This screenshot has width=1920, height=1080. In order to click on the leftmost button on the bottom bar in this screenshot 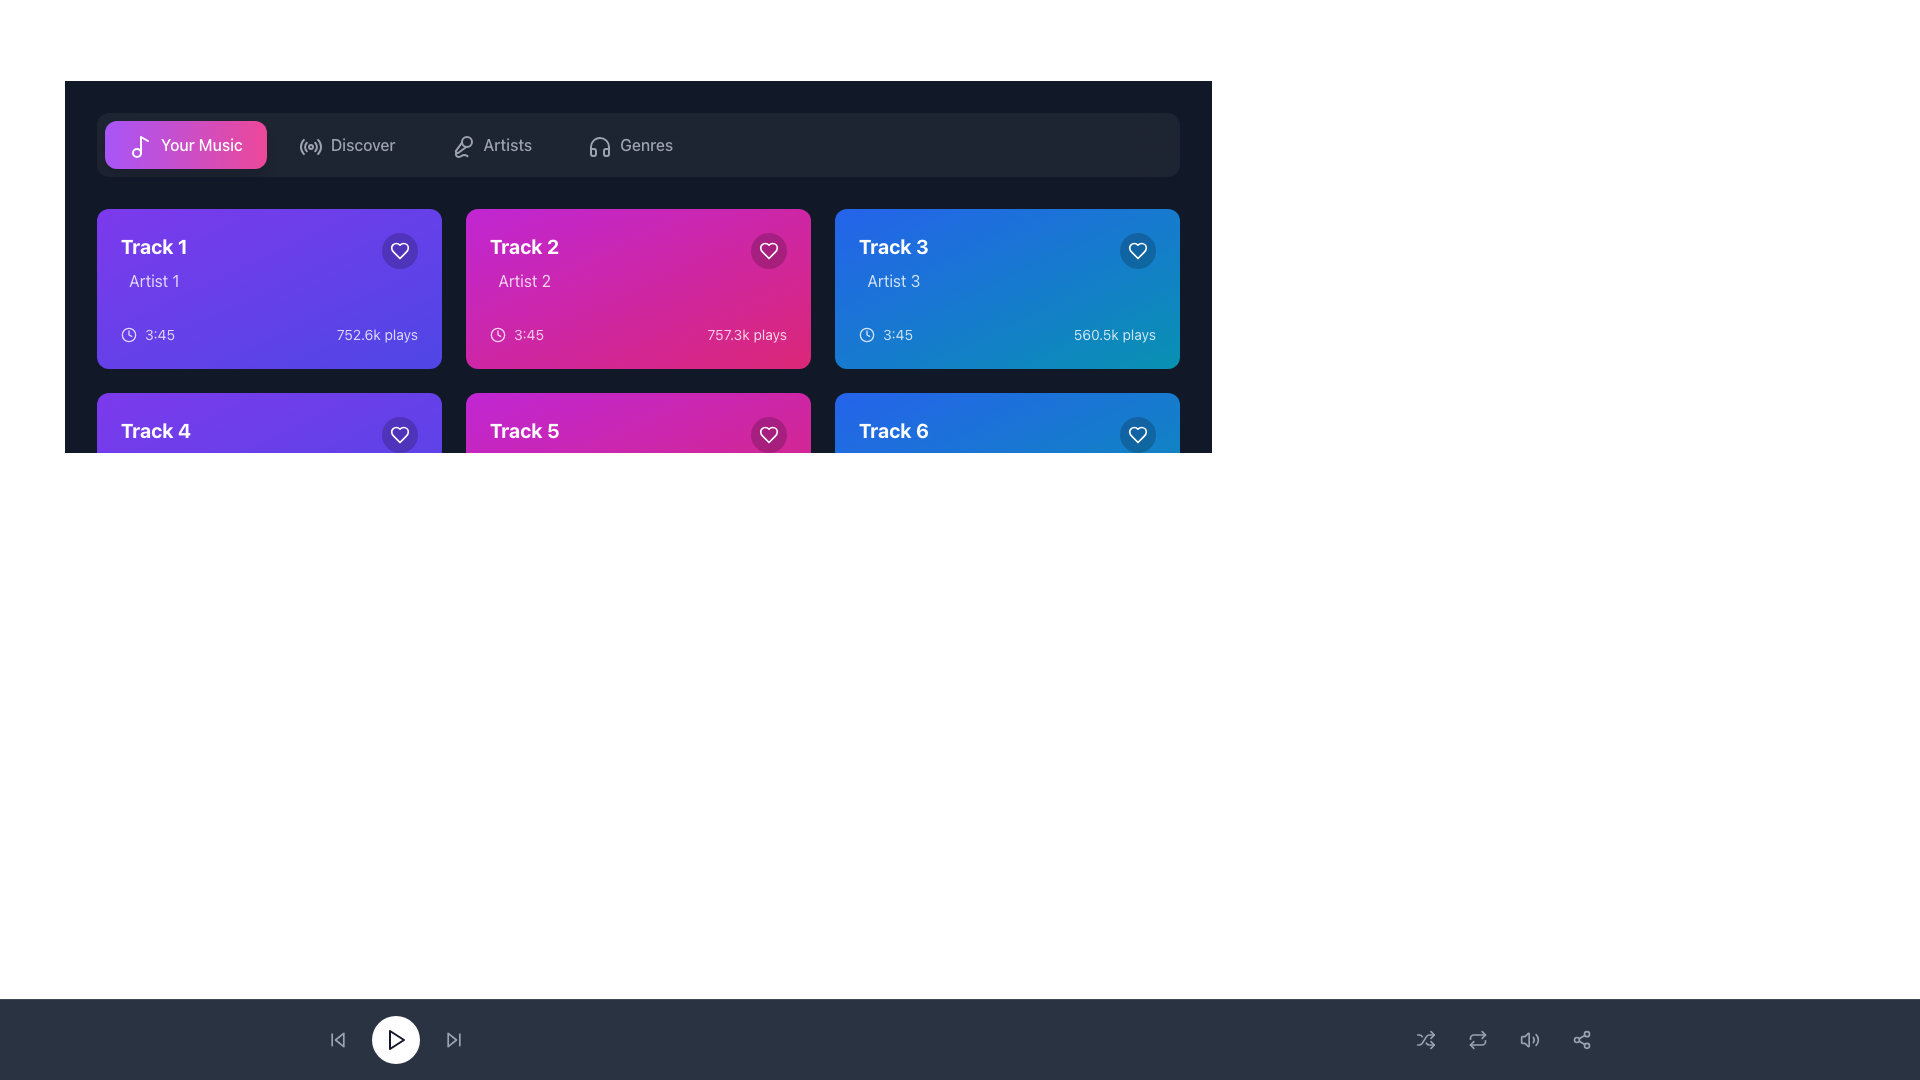, I will do `click(337, 1039)`.